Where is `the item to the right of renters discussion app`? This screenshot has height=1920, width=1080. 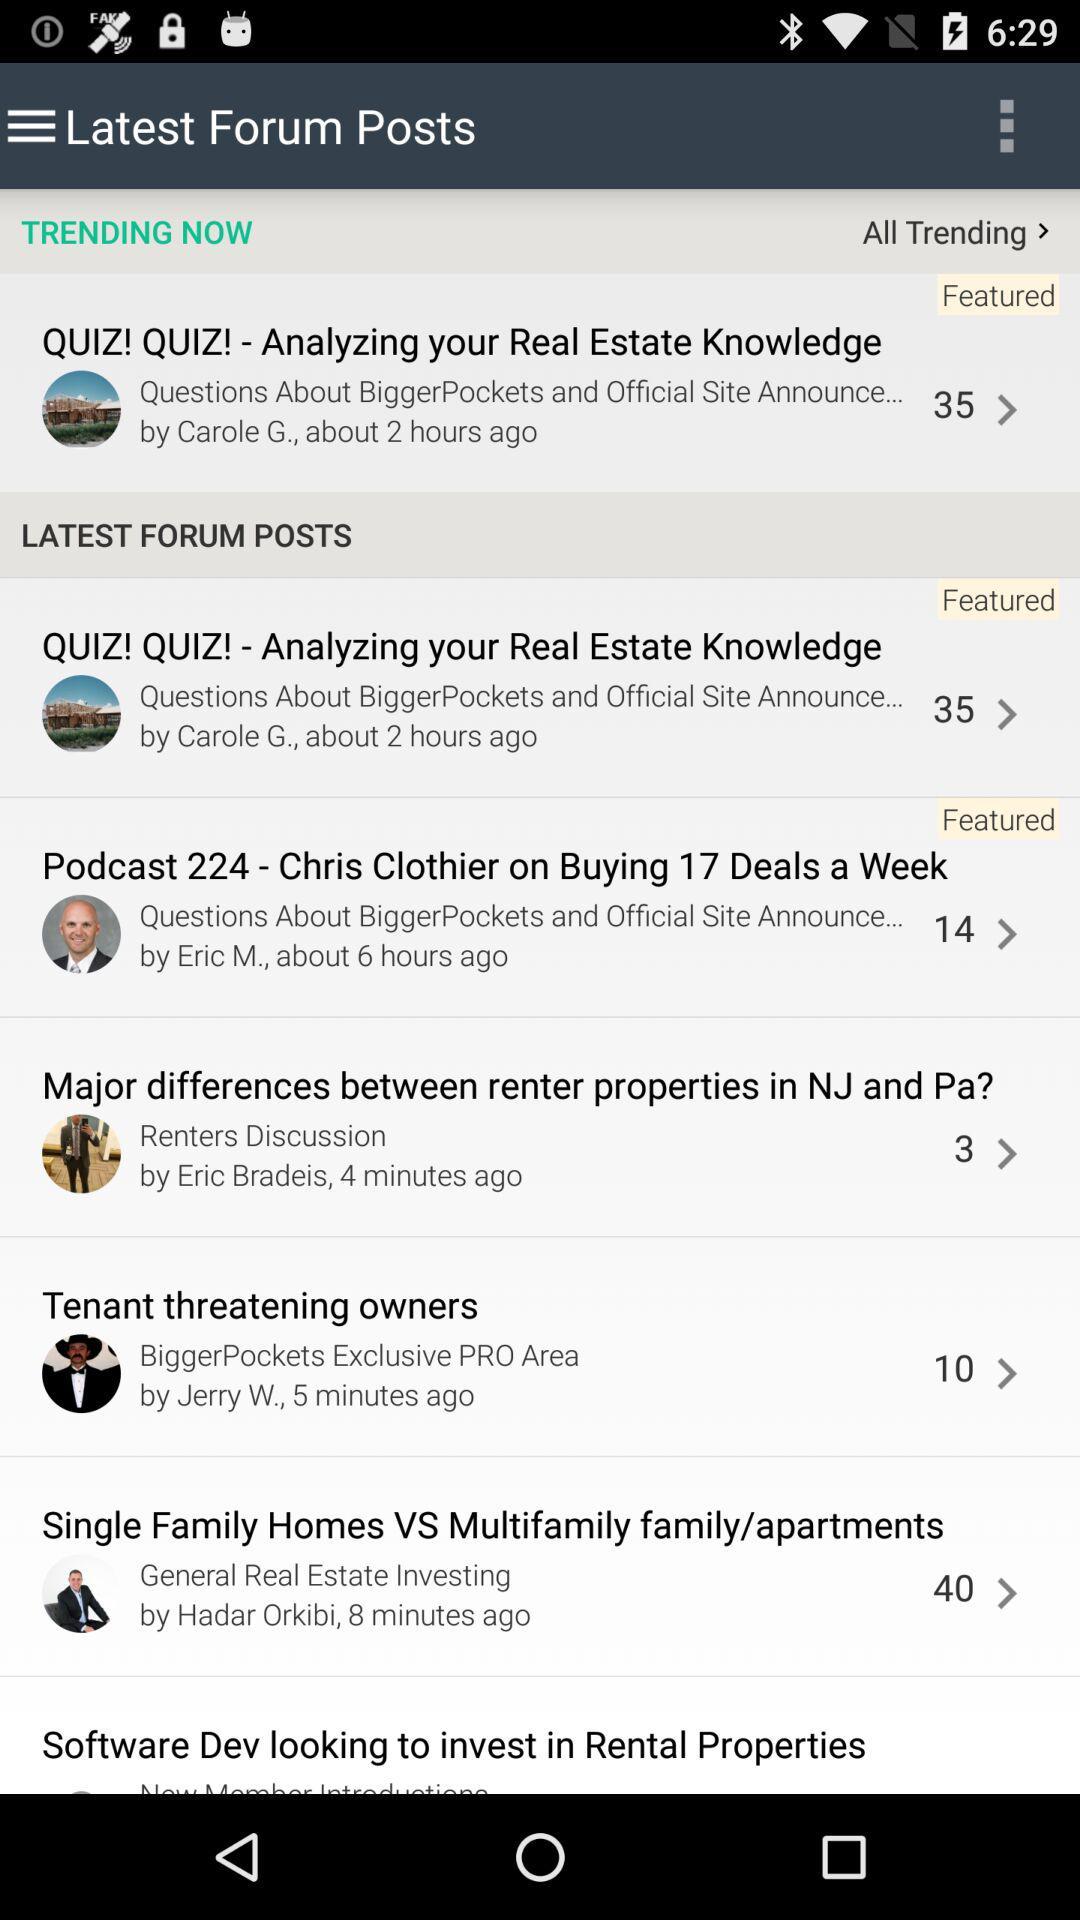
the item to the right of renters discussion app is located at coordinates (963, 1147).